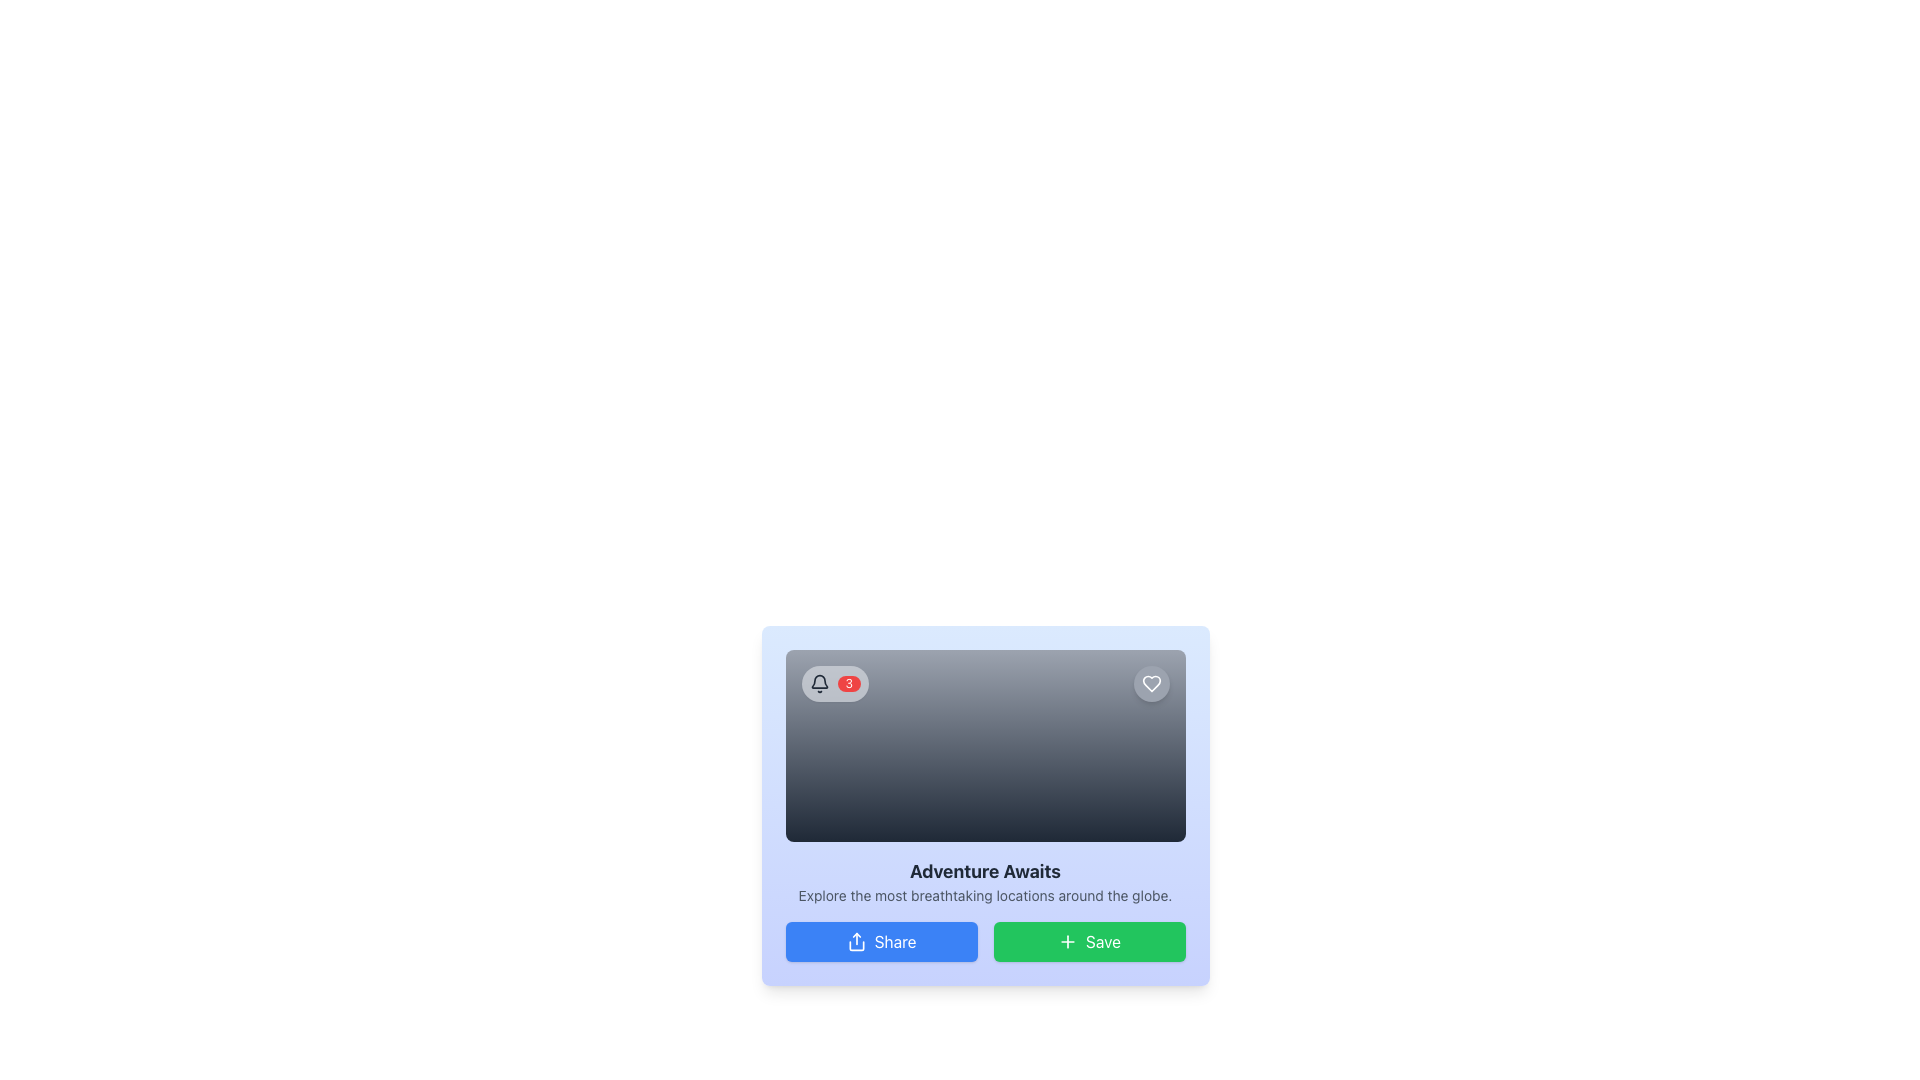  I want to click on the Text Block featuring a bold header 'Adventure Awaits' and a subtext about exploring breathtaking locations, so click(985, 881).